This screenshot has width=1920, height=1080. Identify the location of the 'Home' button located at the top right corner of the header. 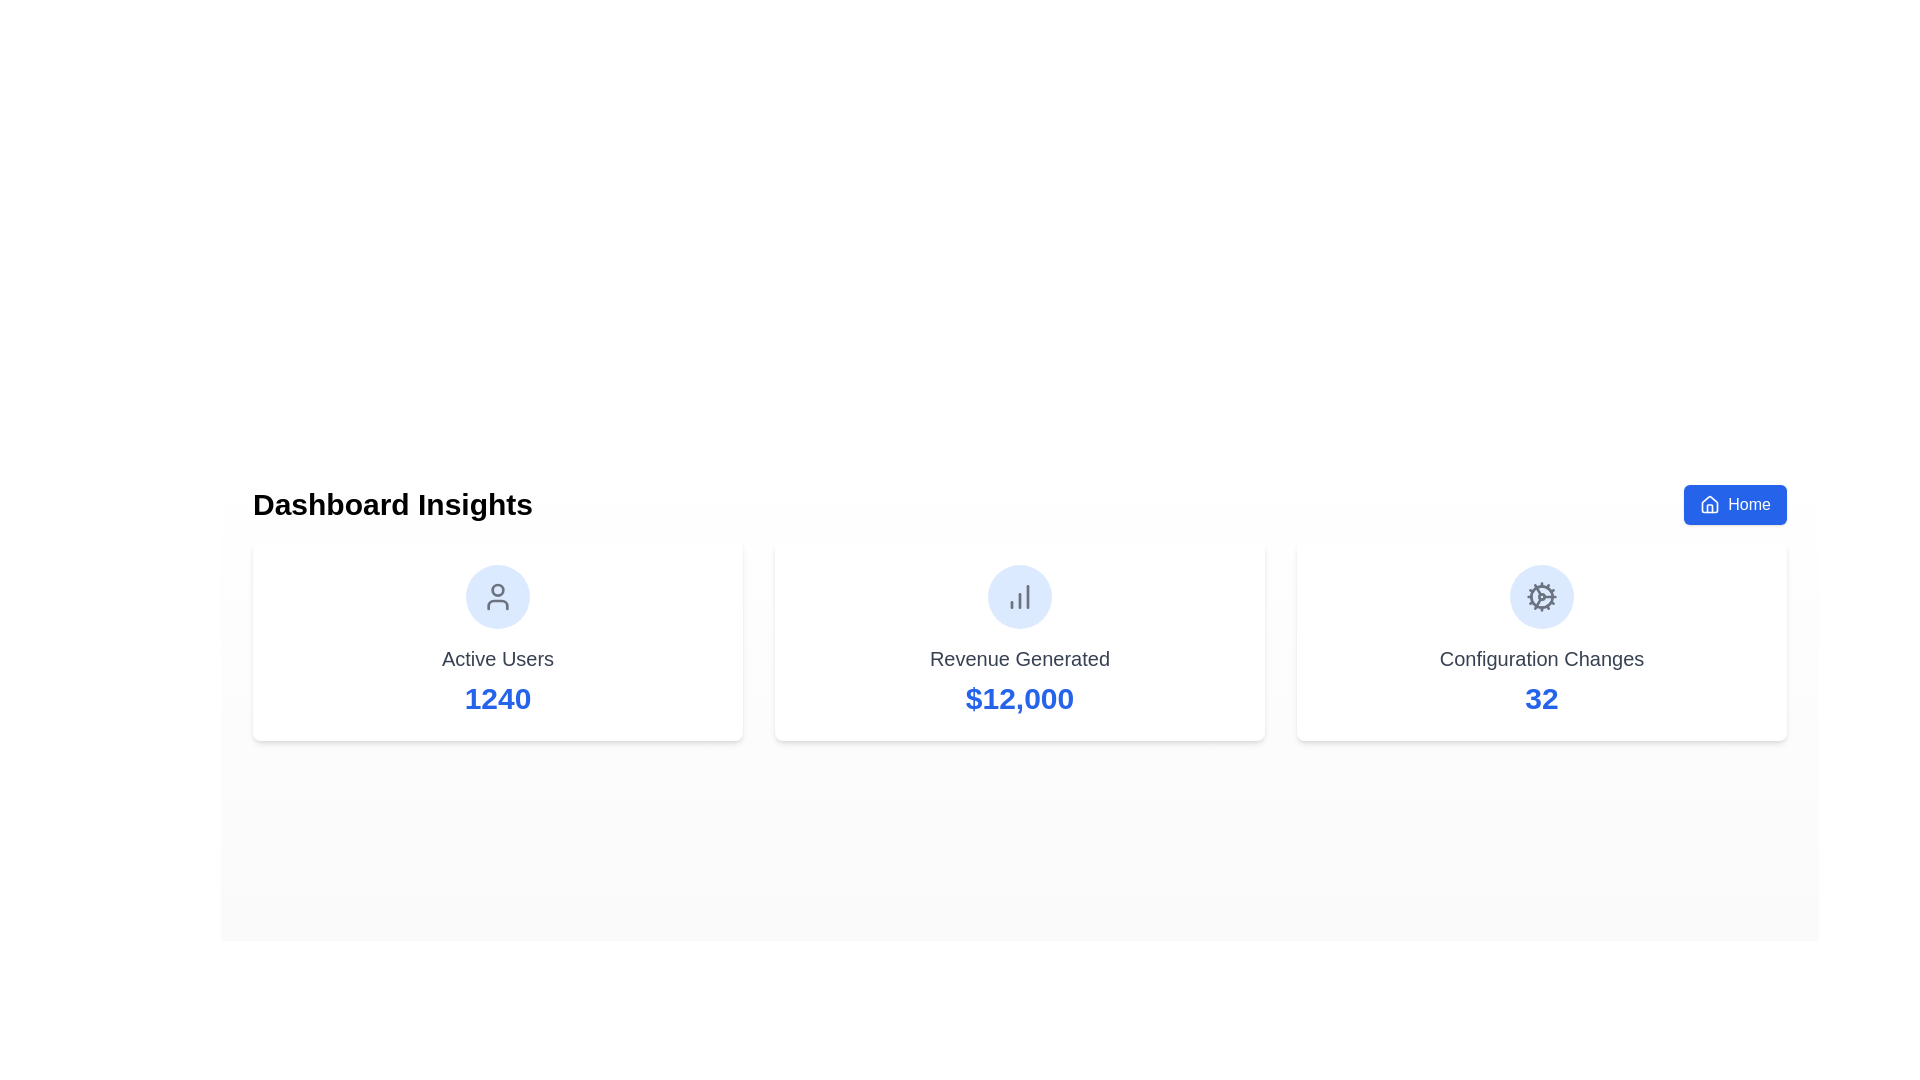
(1734, 504).